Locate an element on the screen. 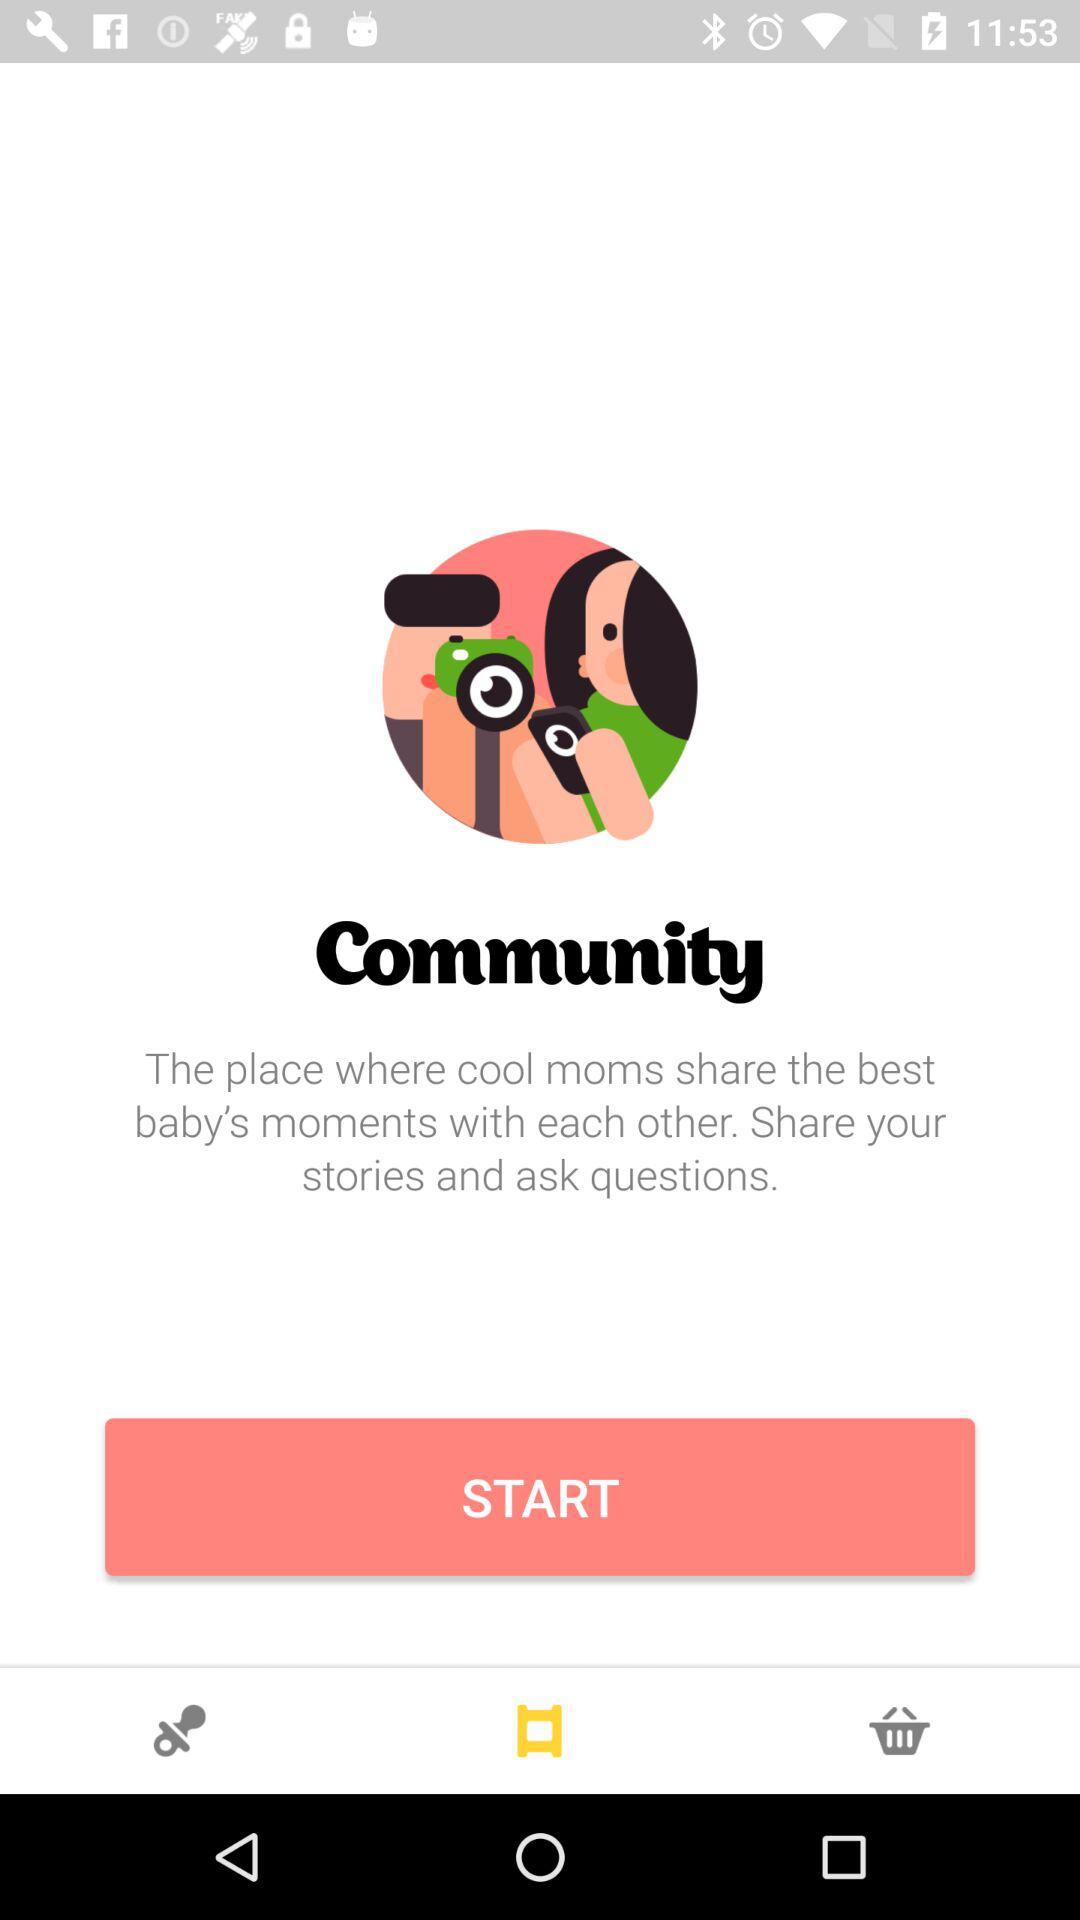 The image size is (1080, 1920). the facebook icon is located at coordinates (898, 1730).